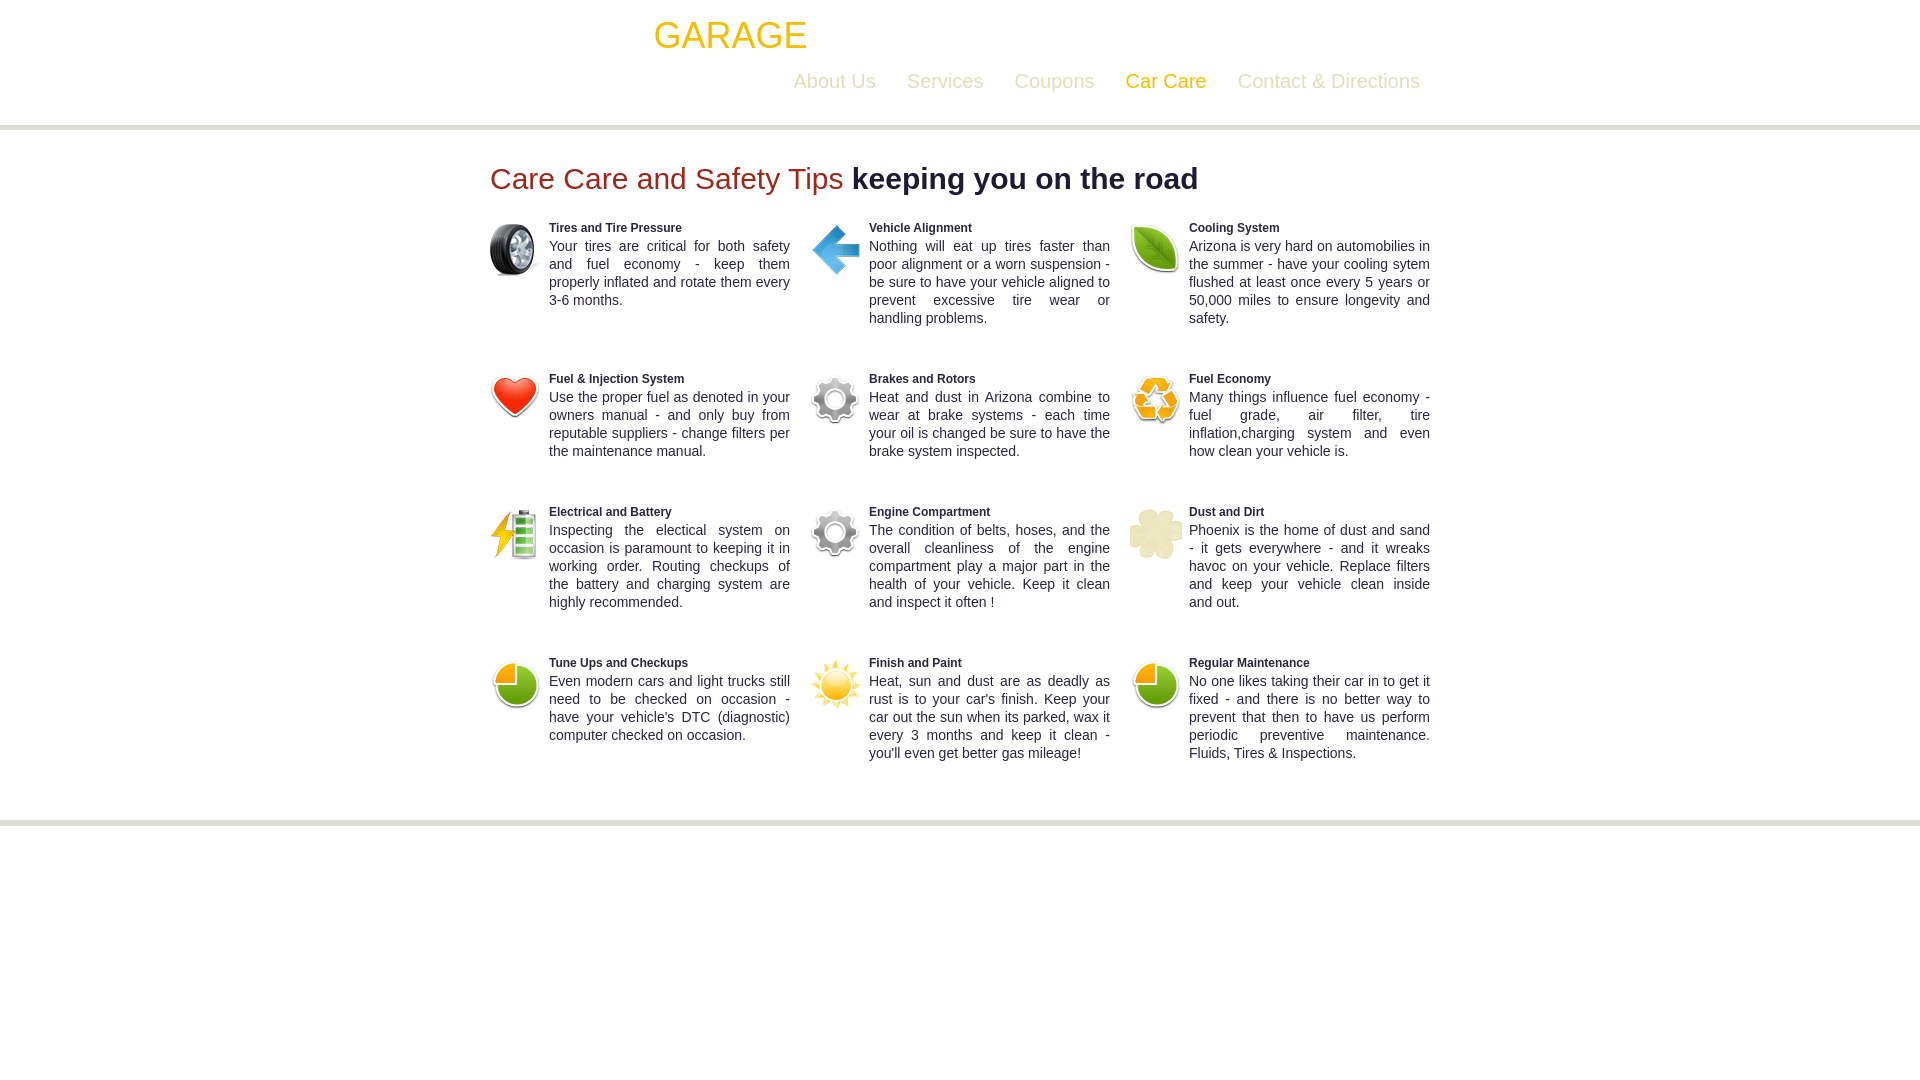 The image size is (1920, 1080). I want to click on 'Contact & Directions', so click(1329, 80).